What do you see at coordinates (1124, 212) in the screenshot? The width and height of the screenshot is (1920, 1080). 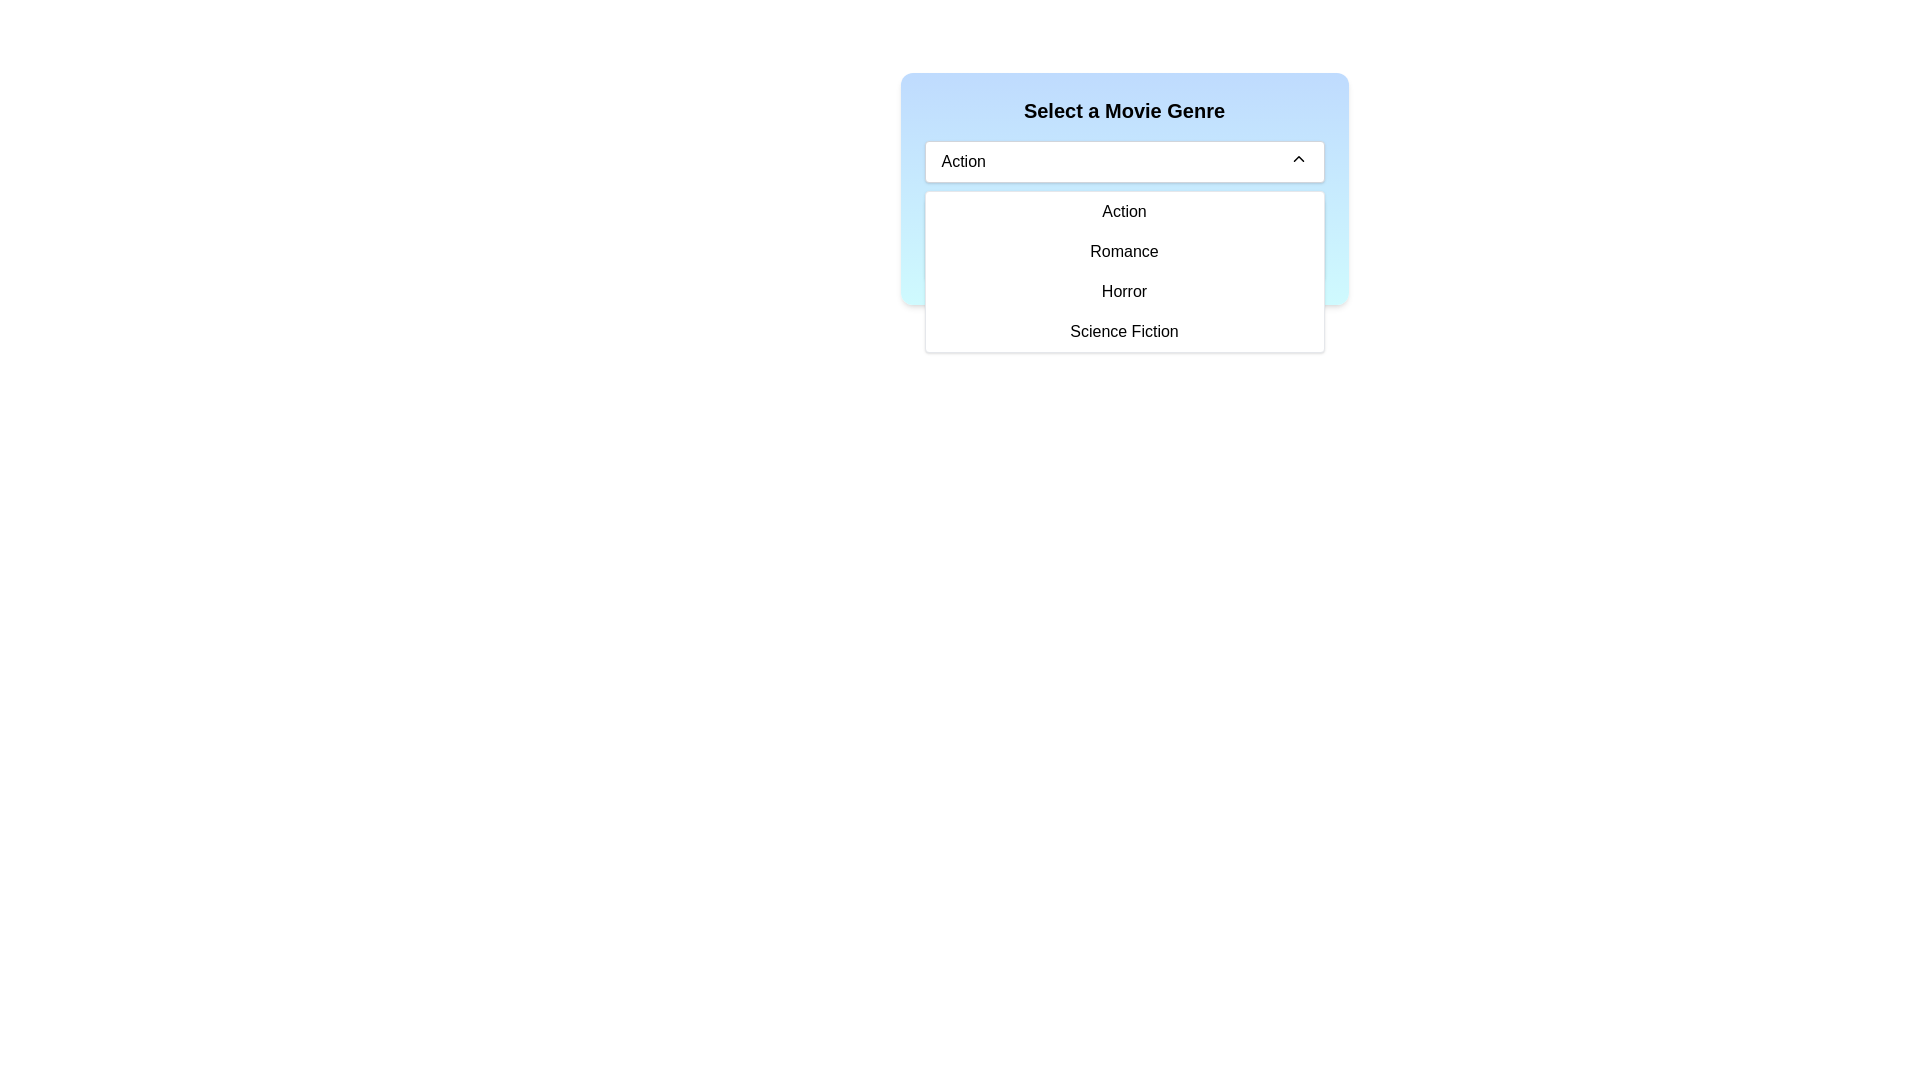 I see `the 'Action' item in the dropdown menu directly below the 'Select a Movie Genre' button` at bounding box center [1124, 212].